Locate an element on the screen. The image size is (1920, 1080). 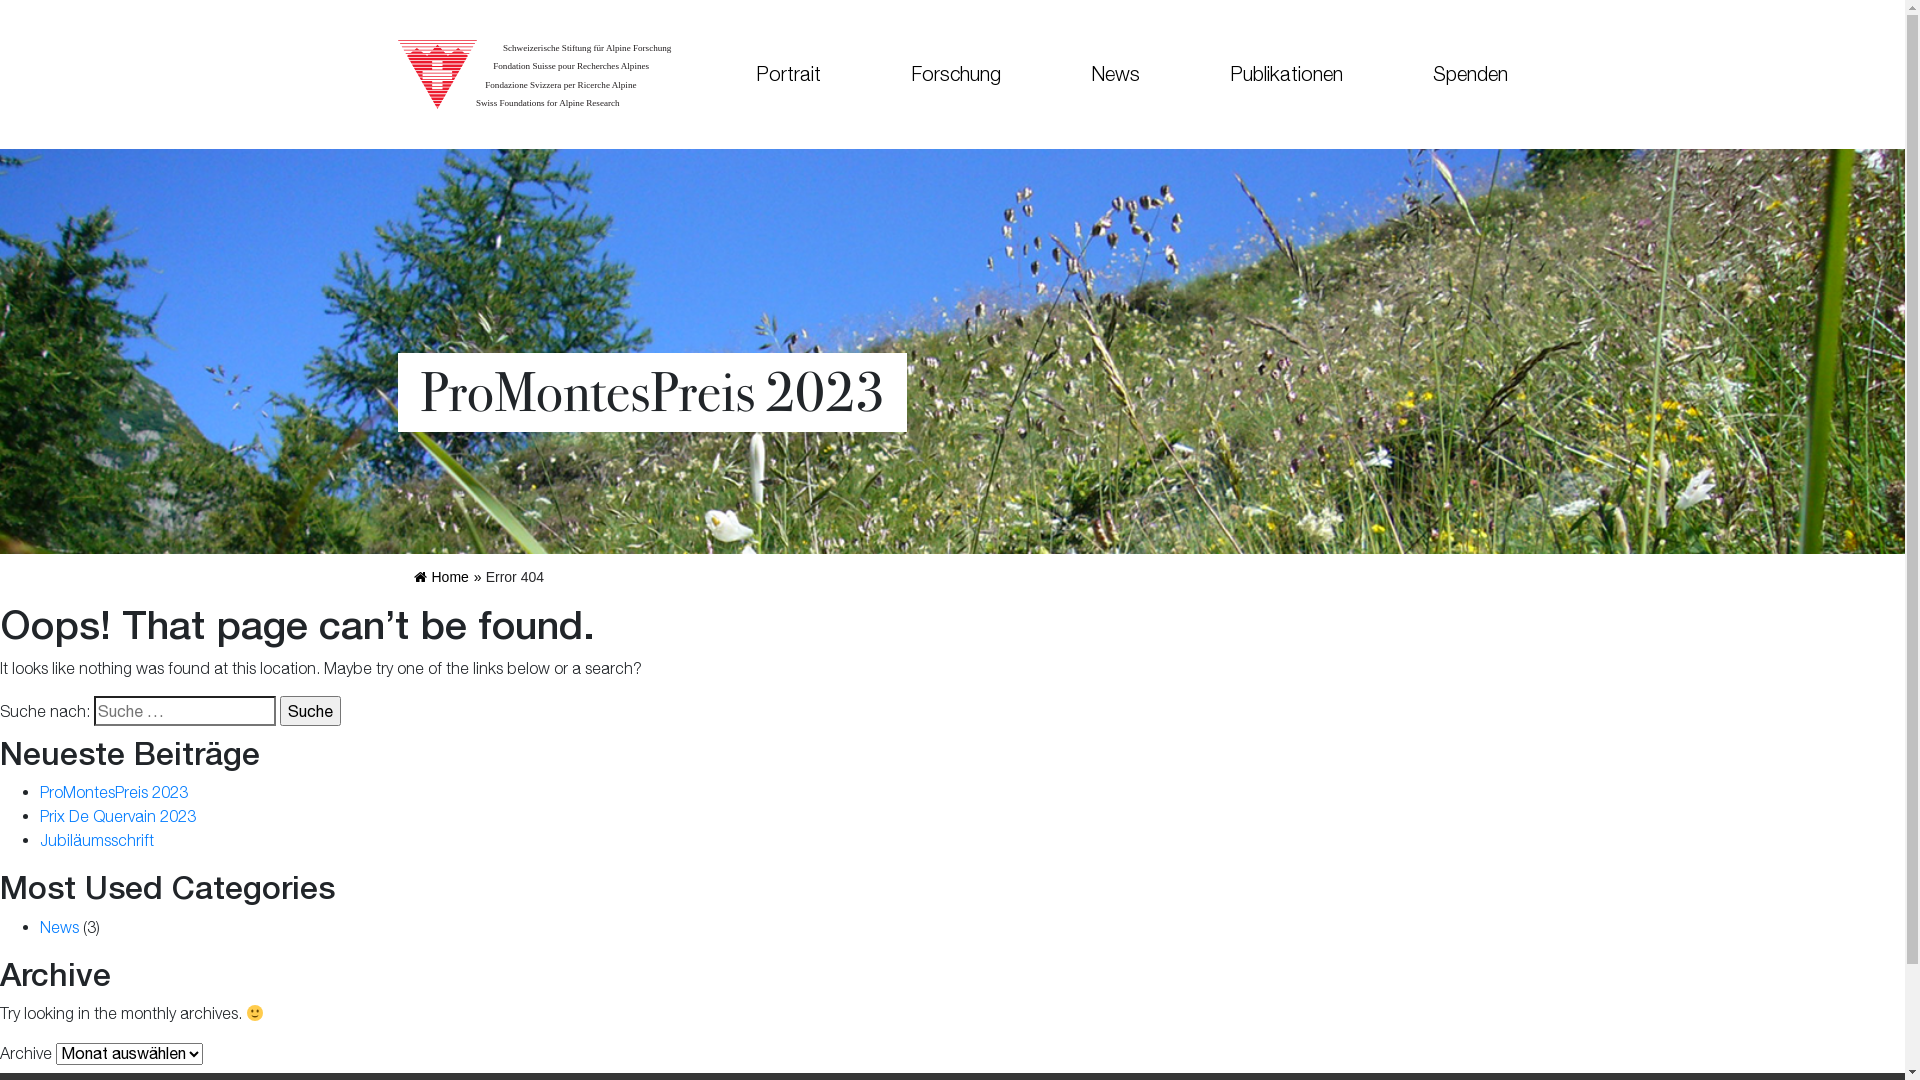
'Prix De Quervain 2023' is located at coordinates (117, 816).